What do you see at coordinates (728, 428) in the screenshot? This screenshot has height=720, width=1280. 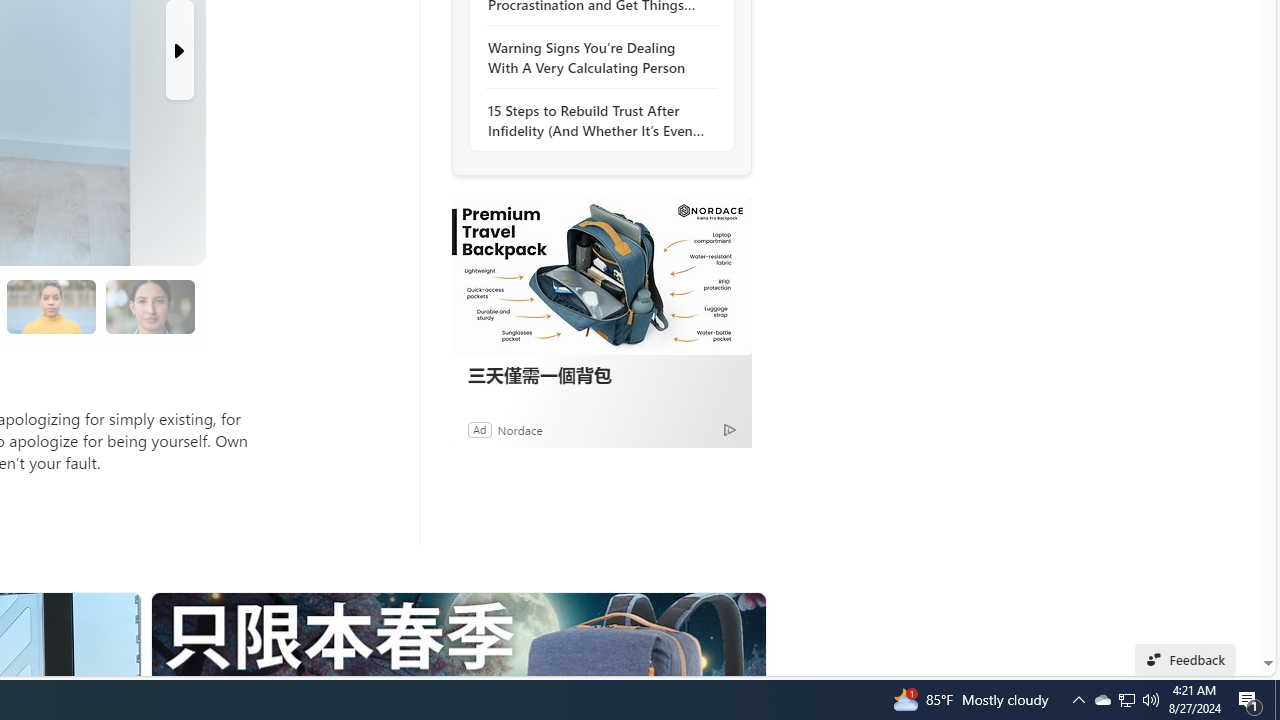 I see `'Ad Choice'` at bounding box center [728, 428].